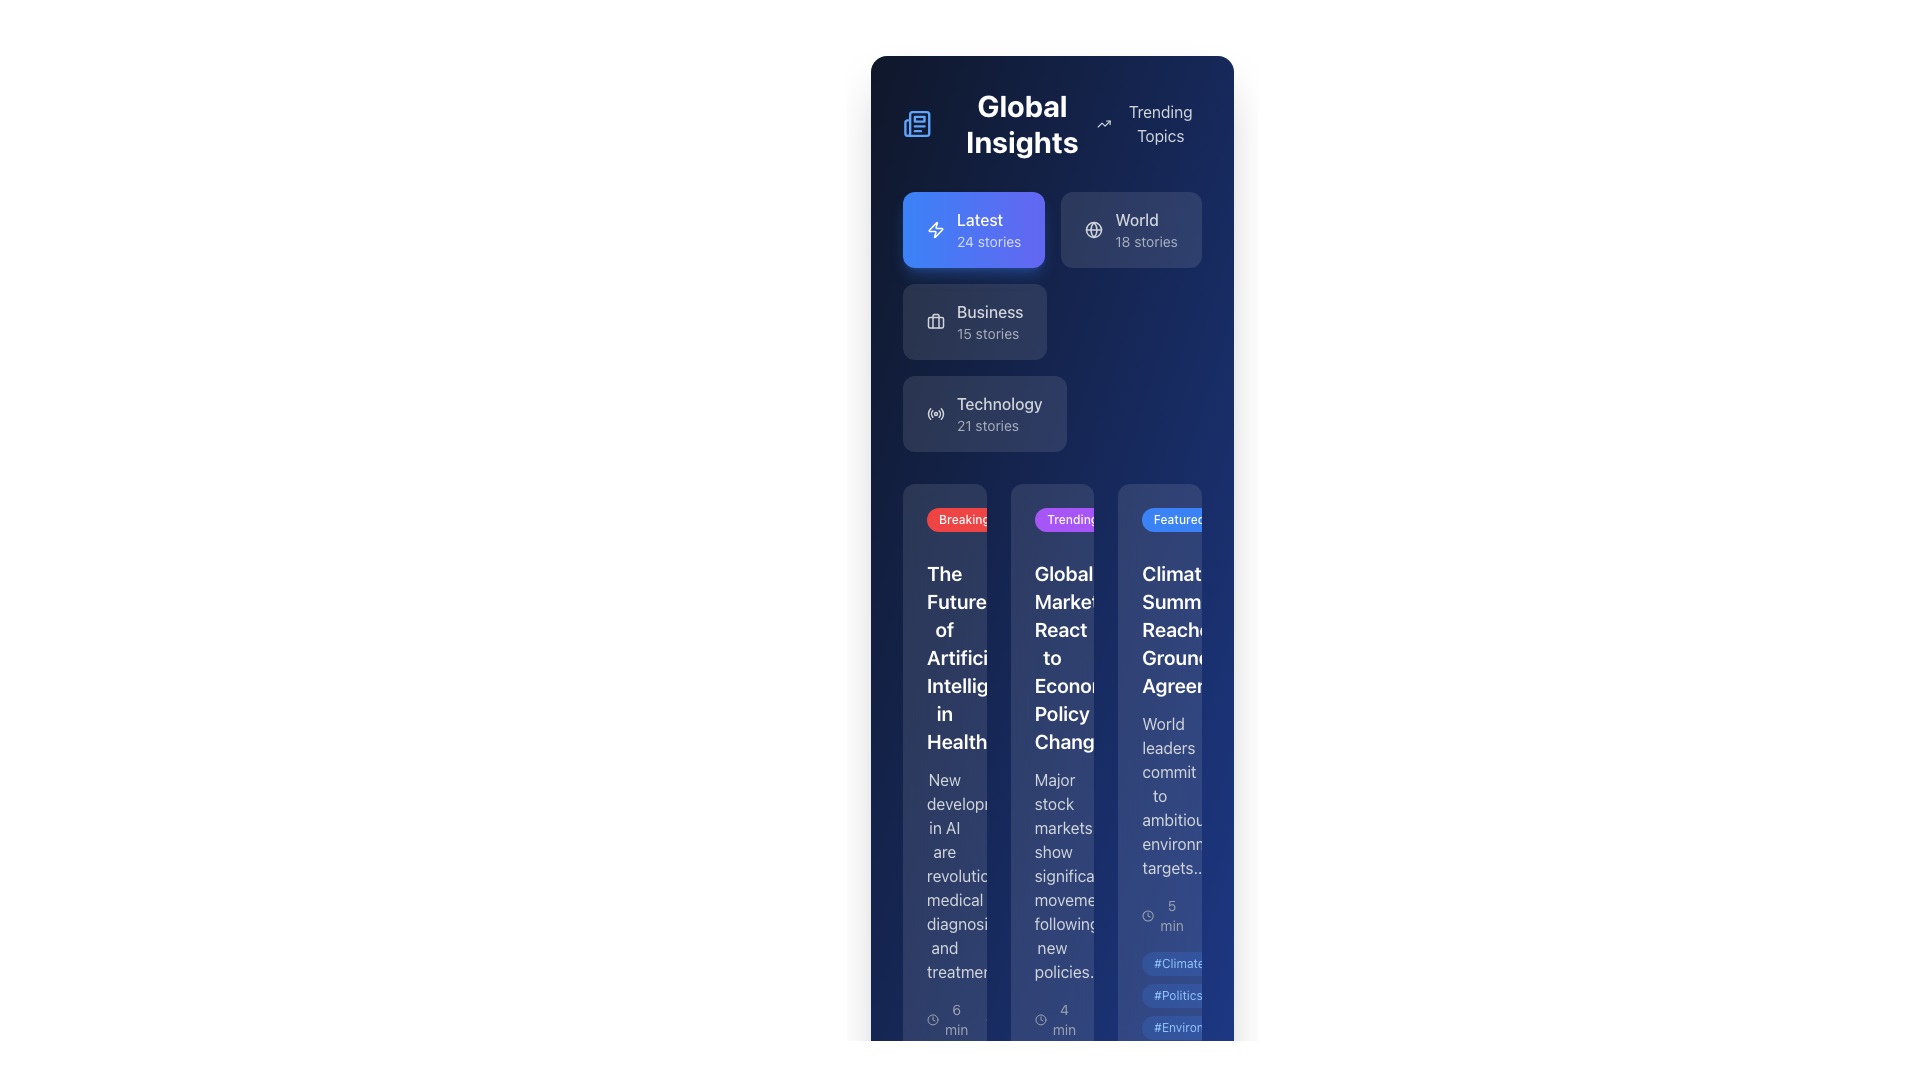  Describe the element at coordinates (943, 874) in the screenshot. I see `the text block that provides a summary of advancements in AI in healthcare, located in the second column below the main heading` at that location.